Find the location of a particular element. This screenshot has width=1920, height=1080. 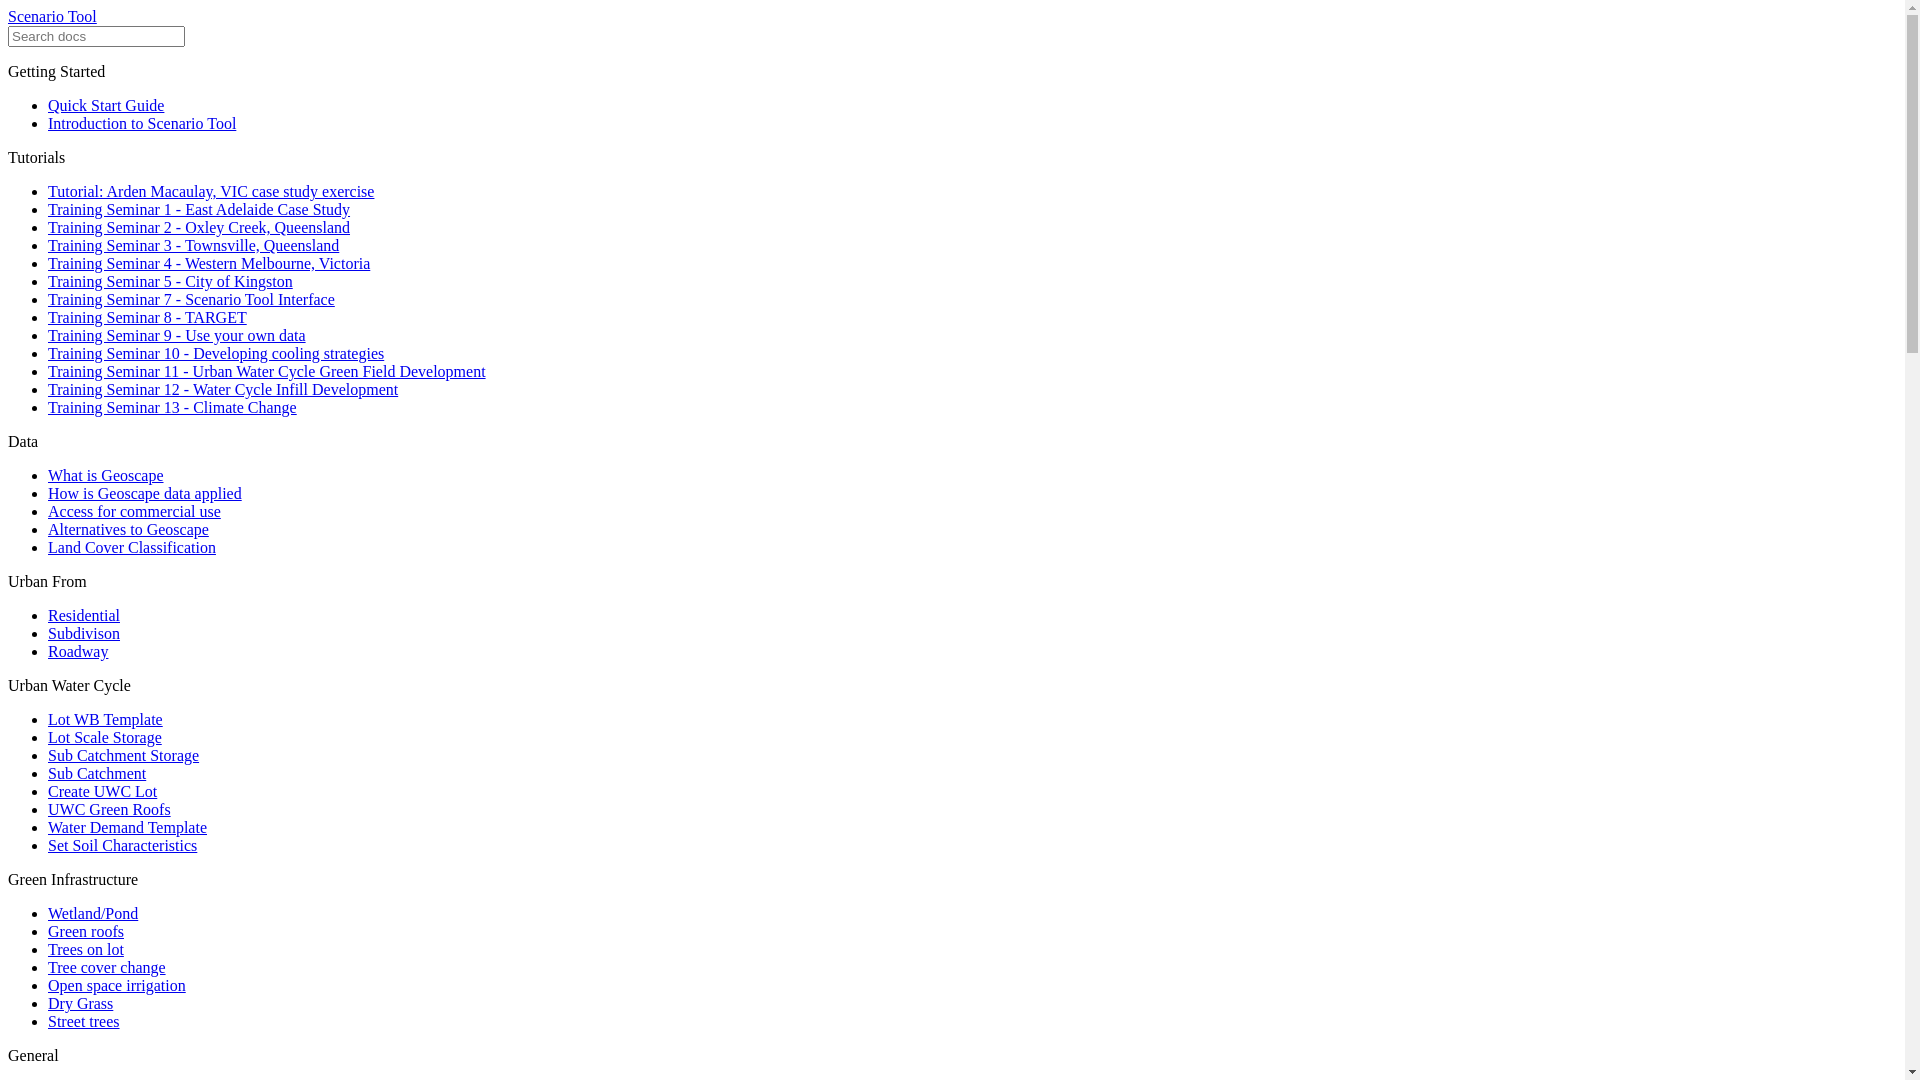

'Introduction to Scenario Tool' is located at coordinates (48, 123).